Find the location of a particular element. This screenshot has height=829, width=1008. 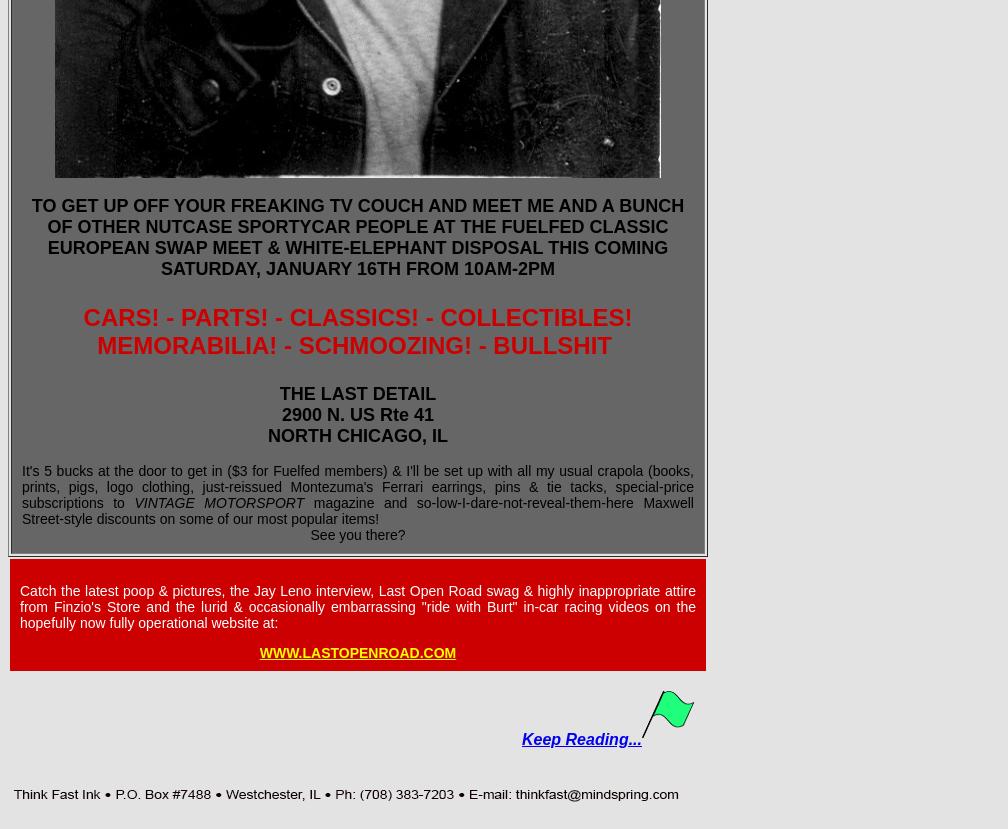

'2PM' is located at coordinates (536, 268).